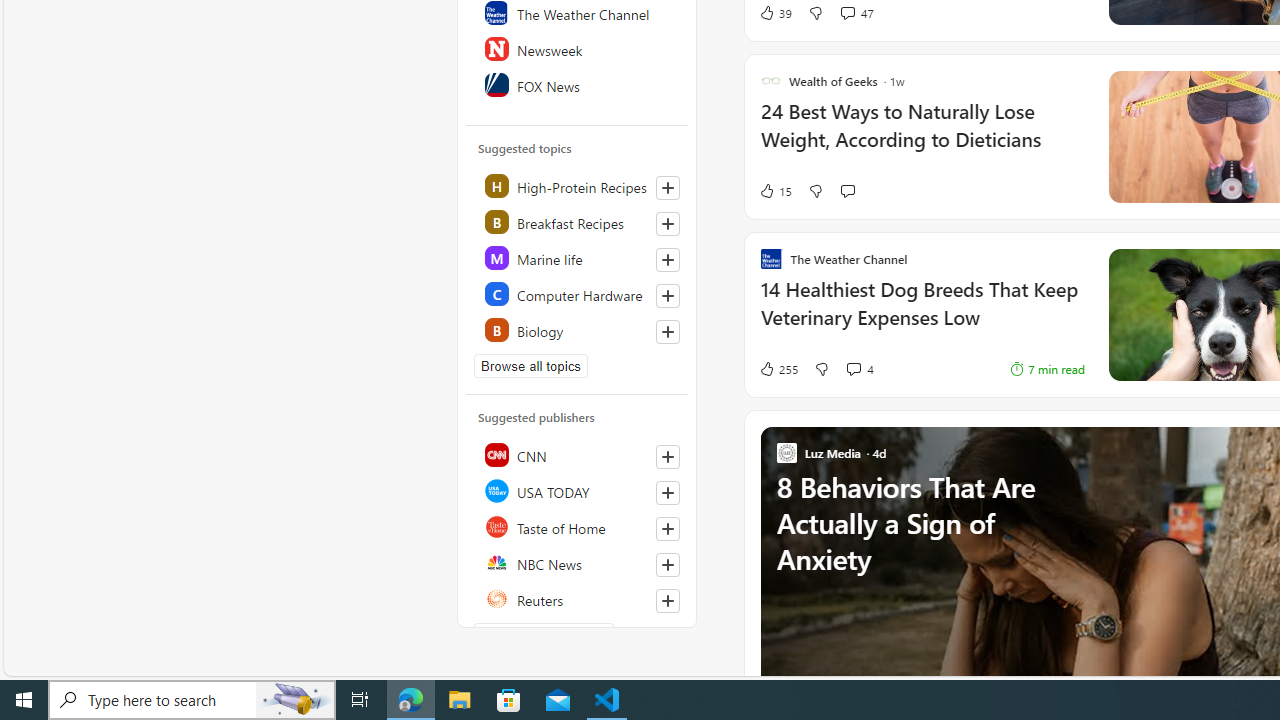  I want to click on 'View comments 47 Comment', so click(847, 12).